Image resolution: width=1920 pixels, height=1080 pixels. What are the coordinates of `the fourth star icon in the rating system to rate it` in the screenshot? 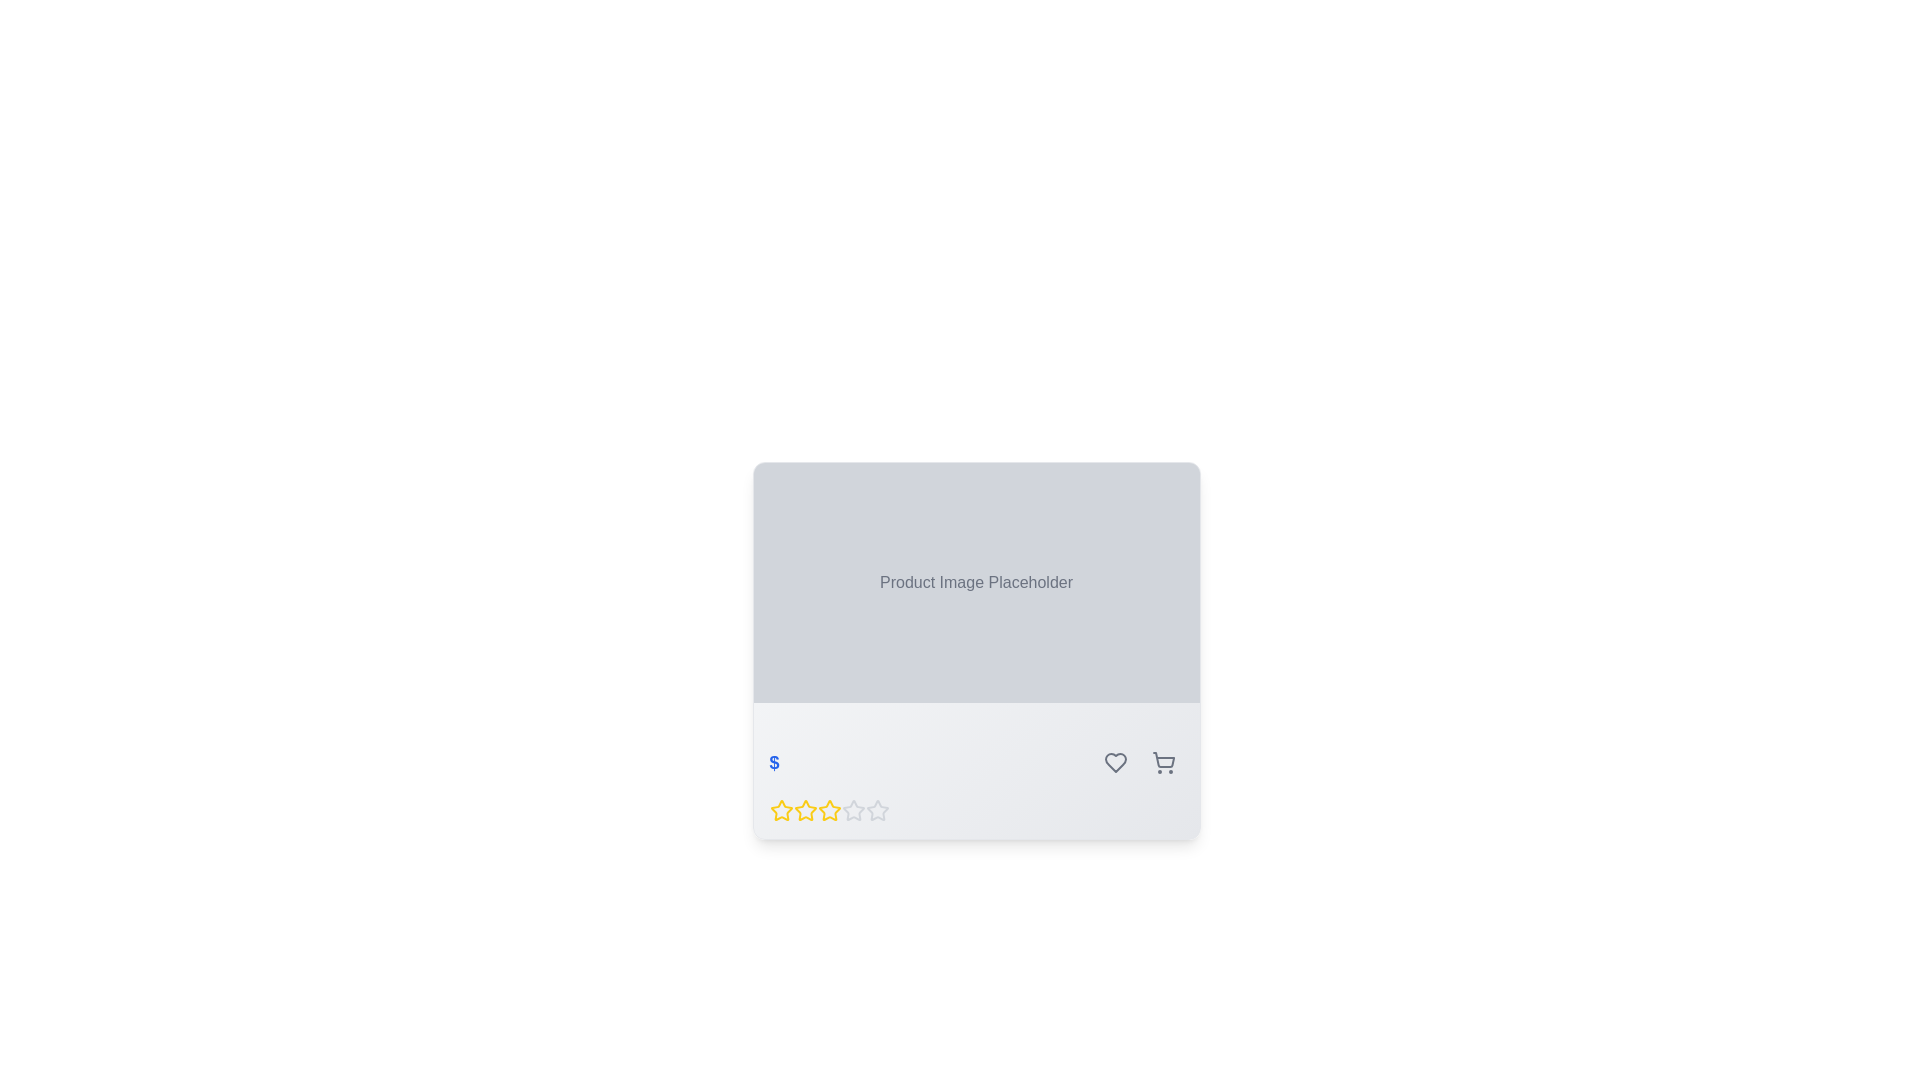 It's located at (853, 810).